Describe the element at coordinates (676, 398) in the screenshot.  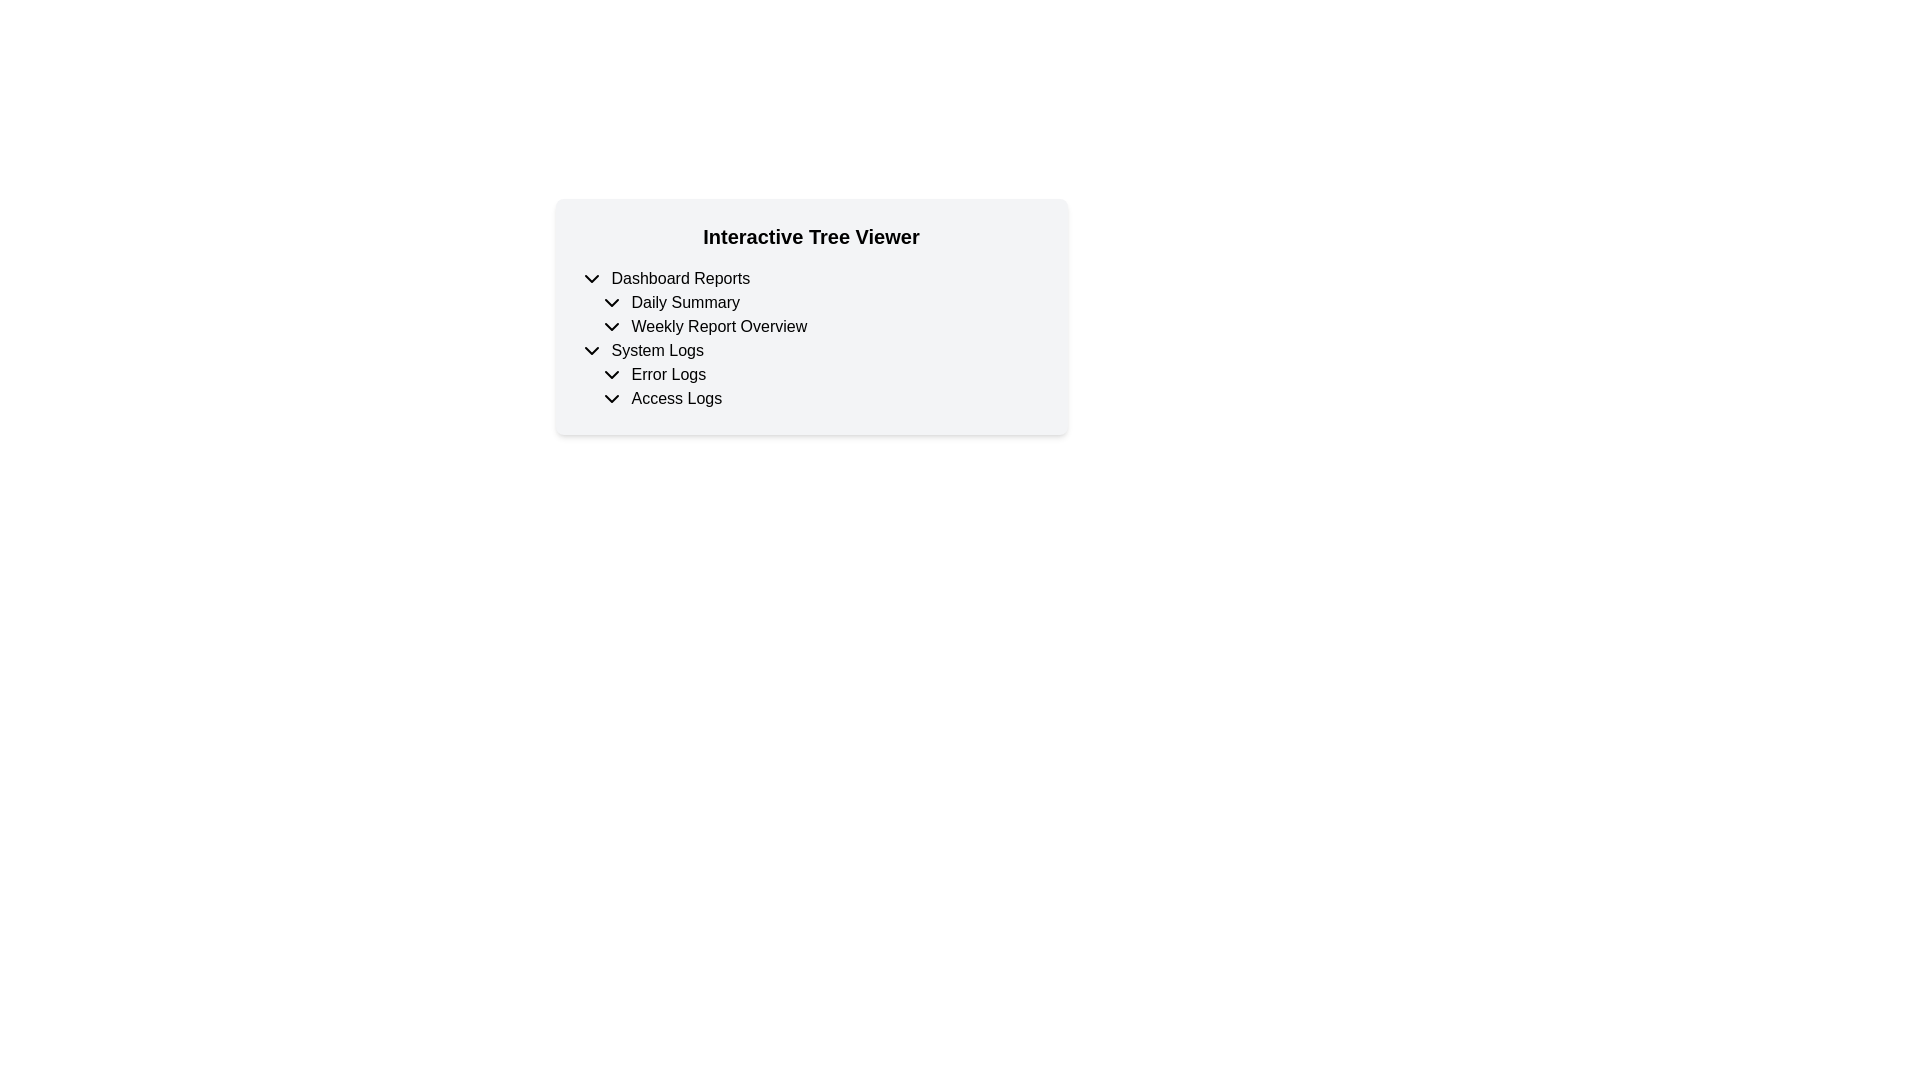
I see `the 'Access Logs' text label within the tree view menu` at that location.